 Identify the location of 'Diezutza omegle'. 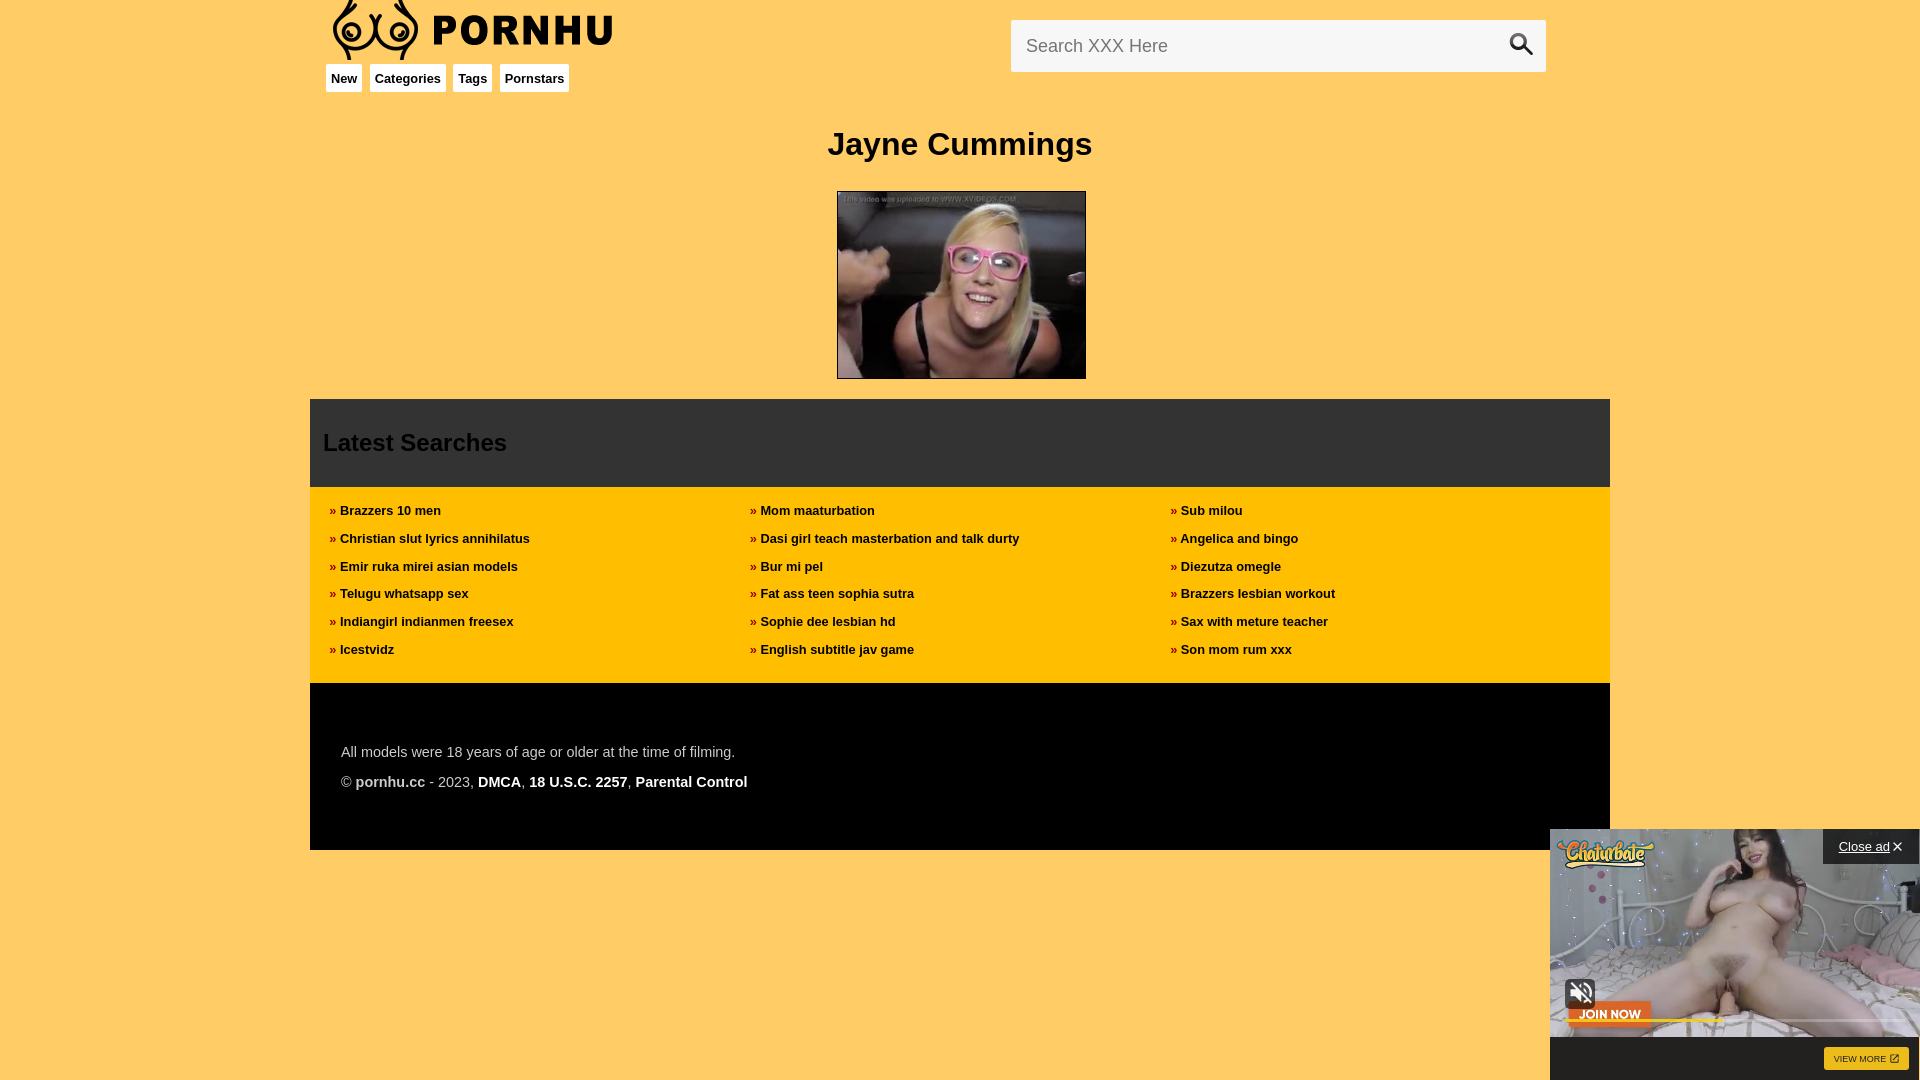
(1229, 566).